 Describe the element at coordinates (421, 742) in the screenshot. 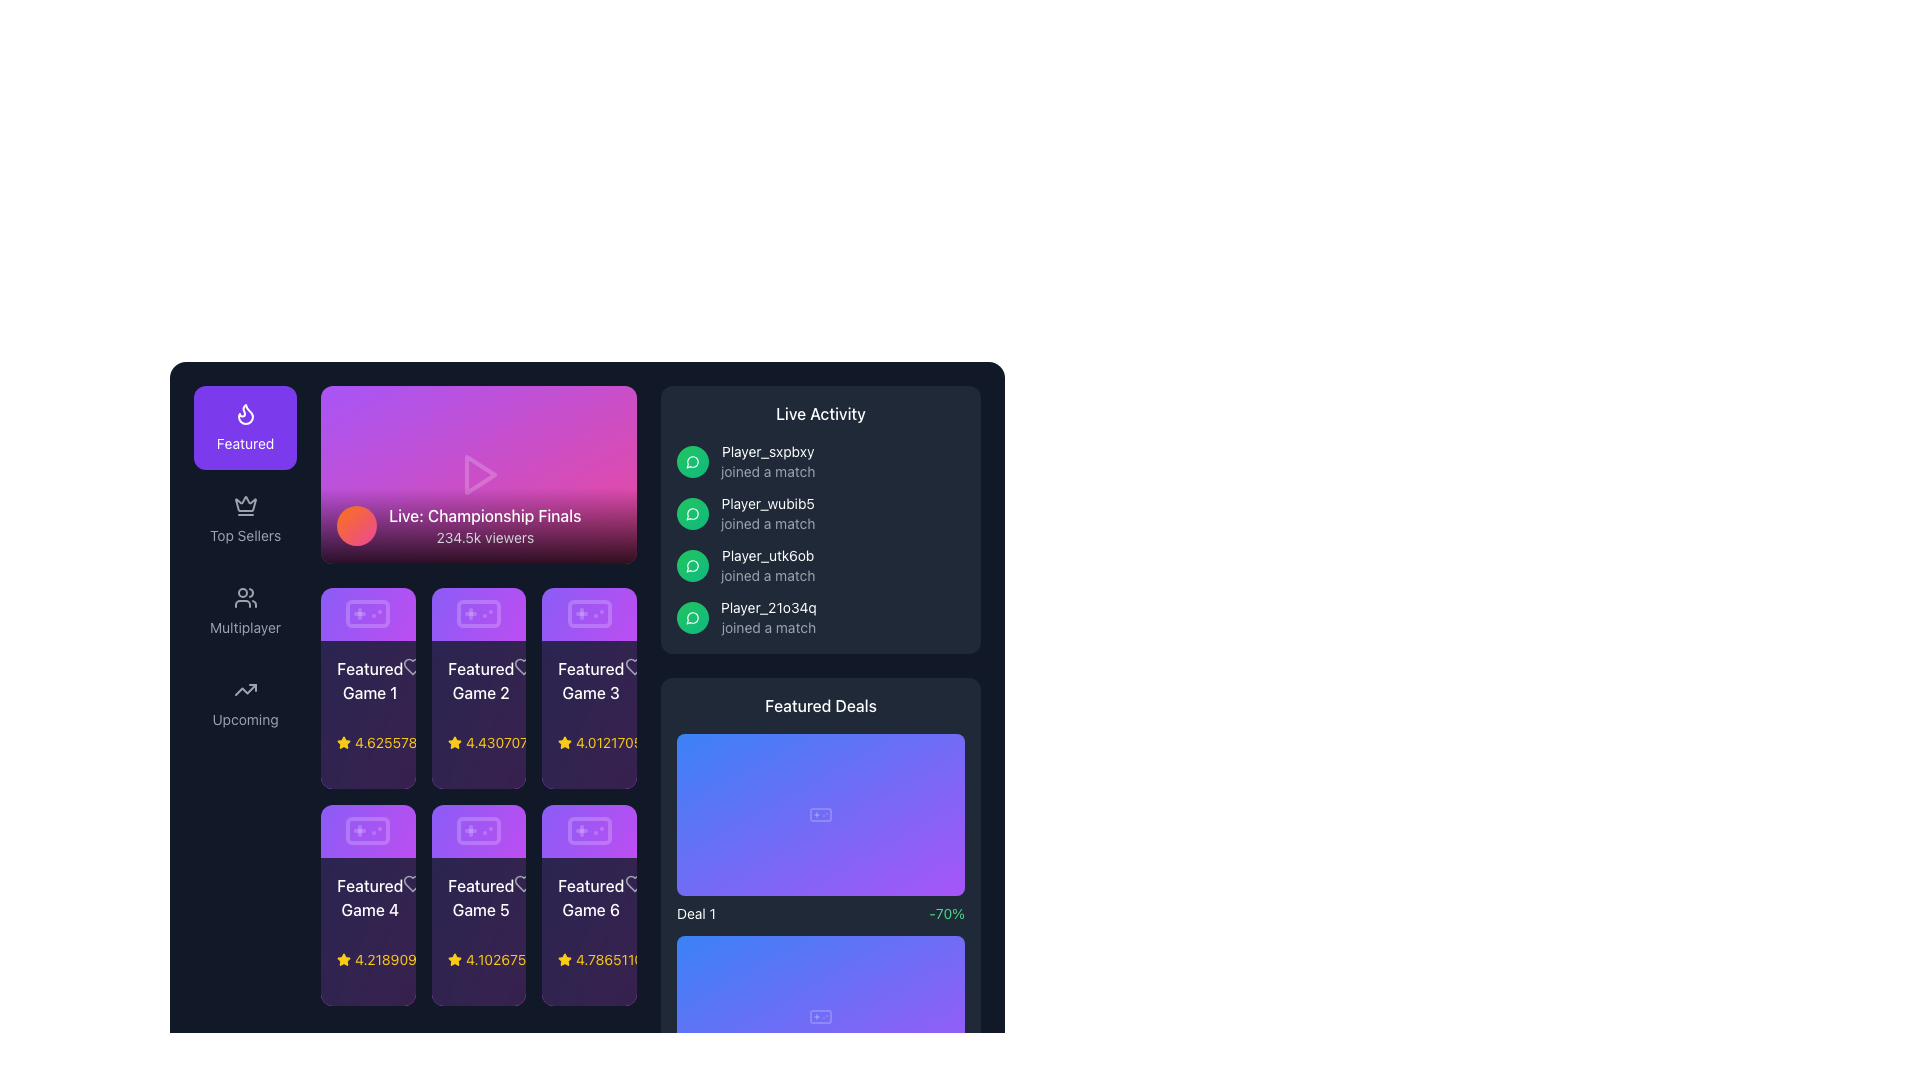

I see `the numeric text displaying the value '4.625578124638841', styled in yellow, located to the right of a star icon in the rating component of the 'Featured Game 1' card` at that location.